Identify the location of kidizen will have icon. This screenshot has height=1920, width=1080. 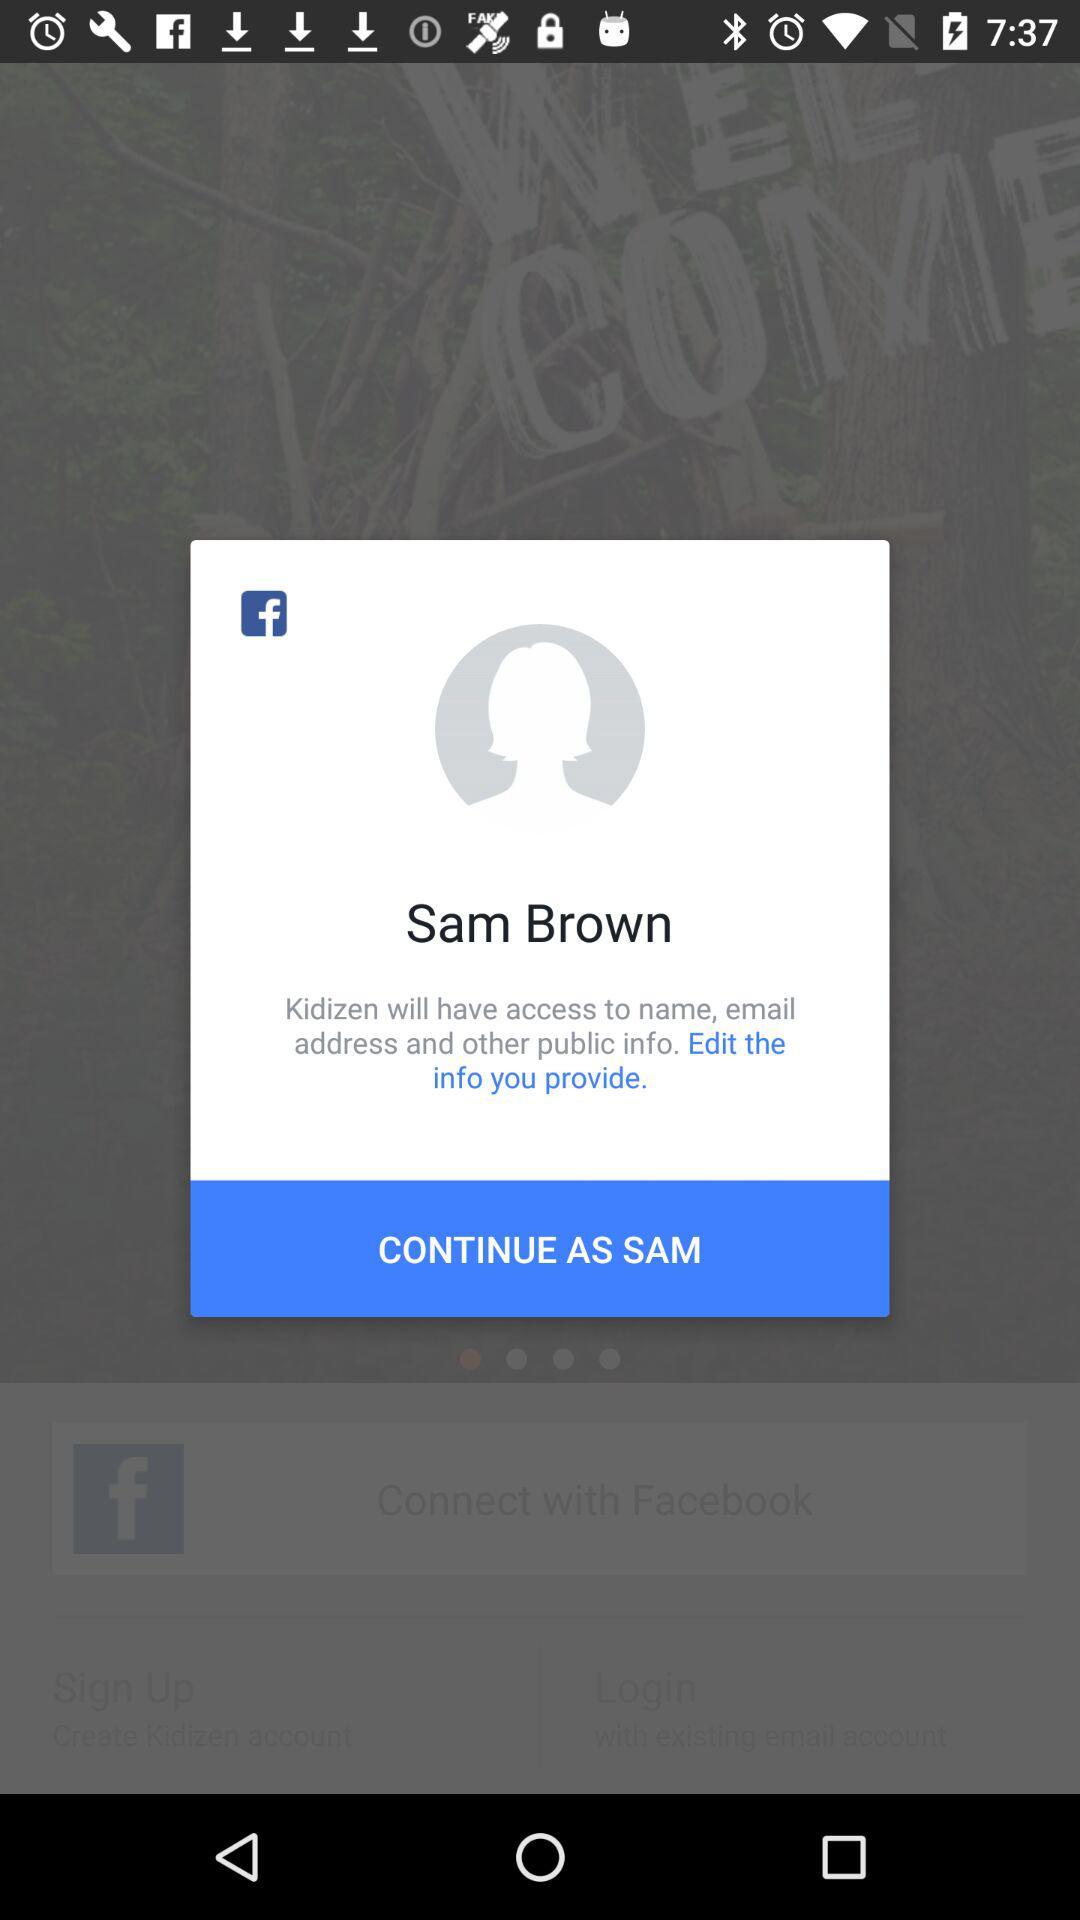
(540, 1041).